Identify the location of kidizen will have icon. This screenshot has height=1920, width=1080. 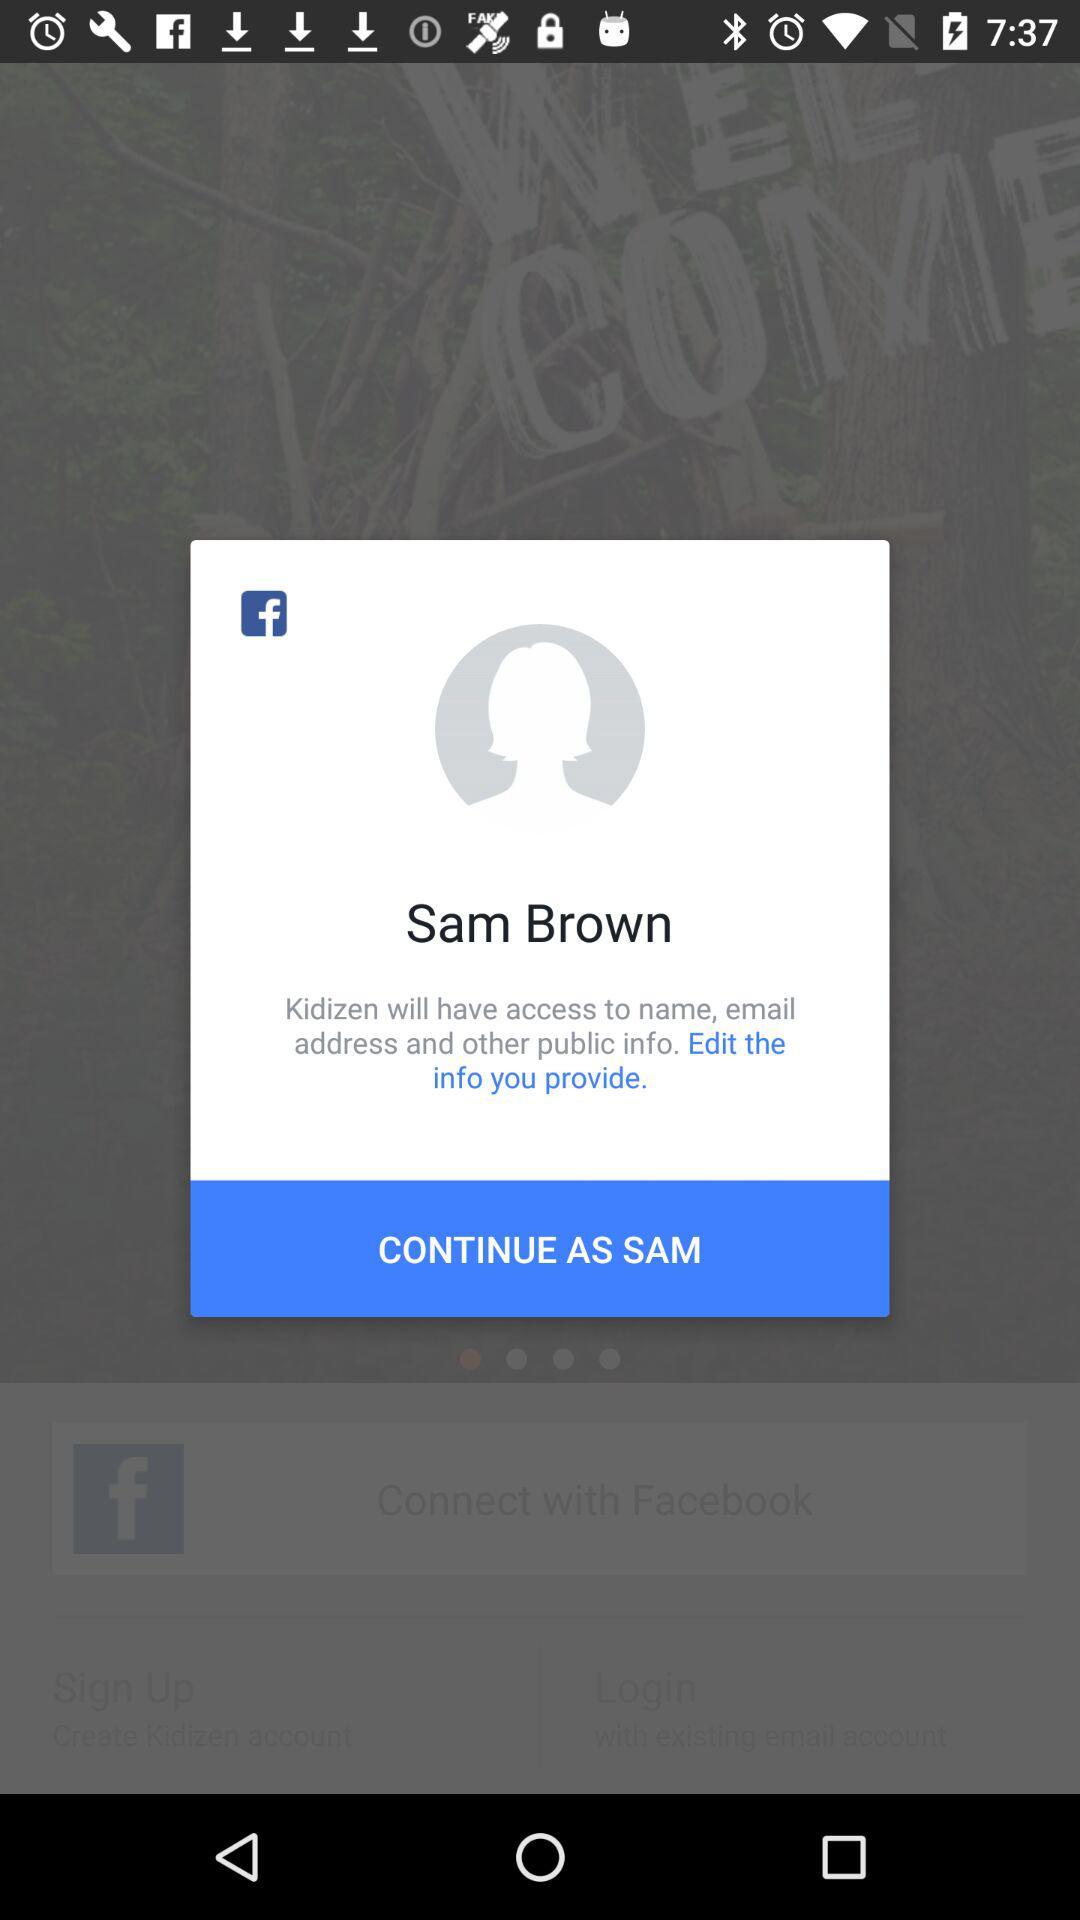
(540, 1041).